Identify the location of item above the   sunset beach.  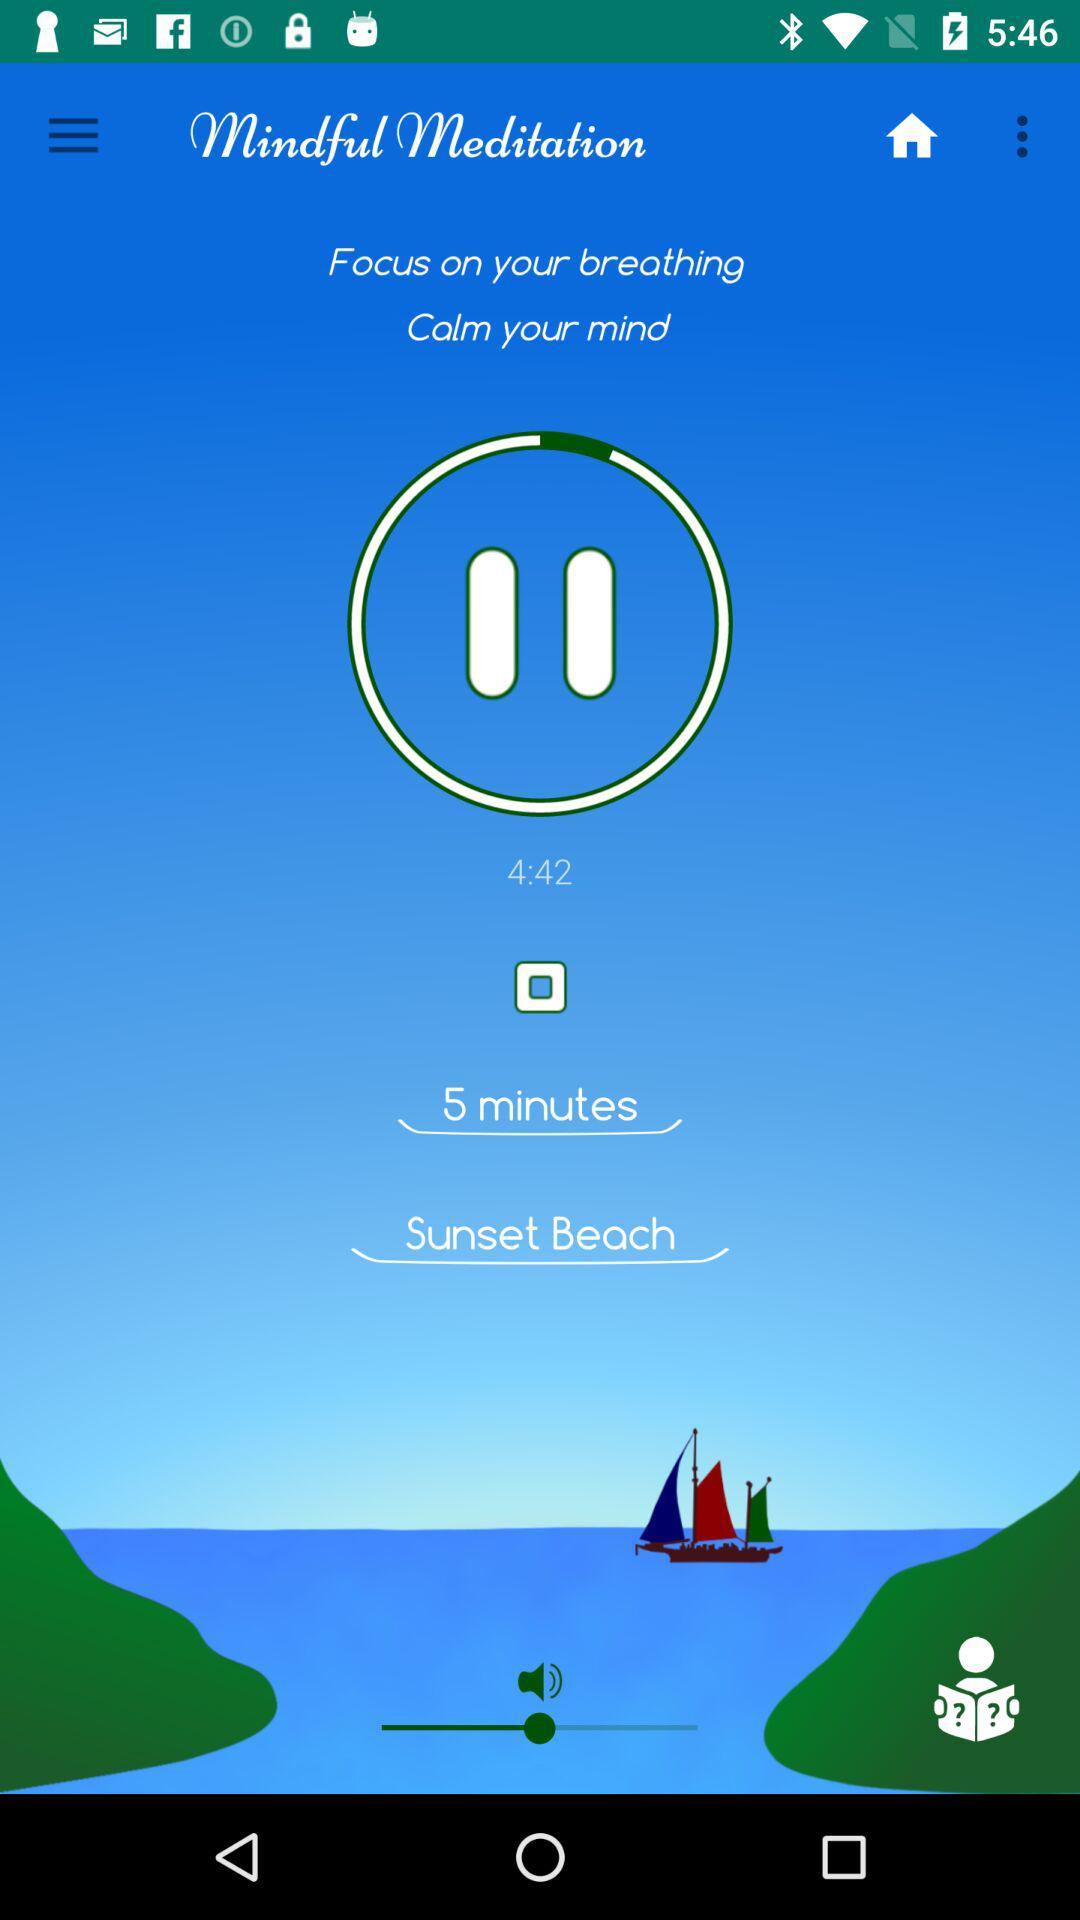
(540, 1103).